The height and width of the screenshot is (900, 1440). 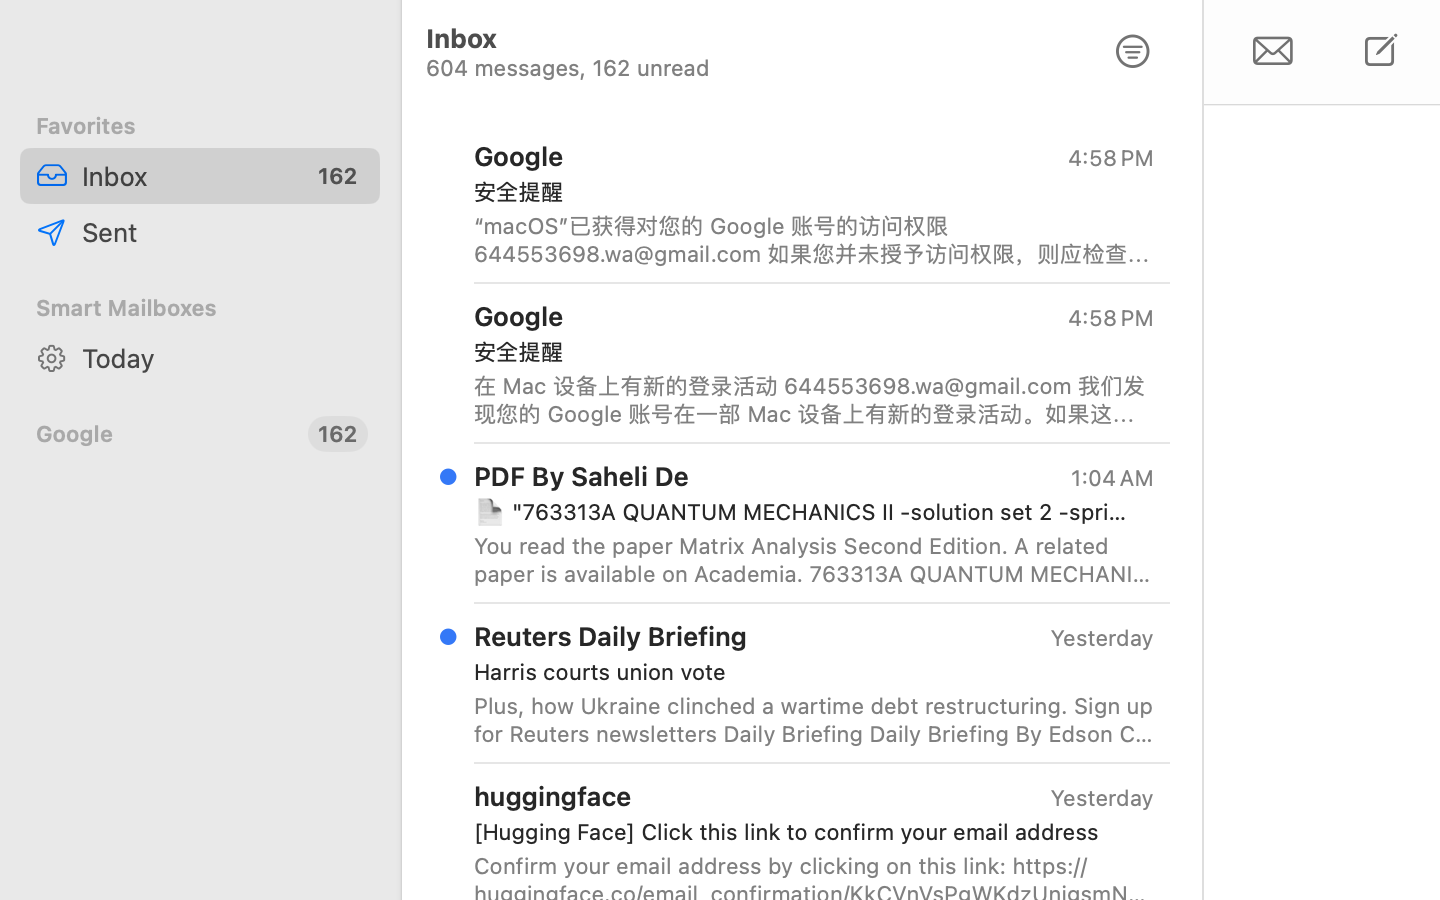 I want to click on 'Smart Mailboxes', so click(x=200, y=306).